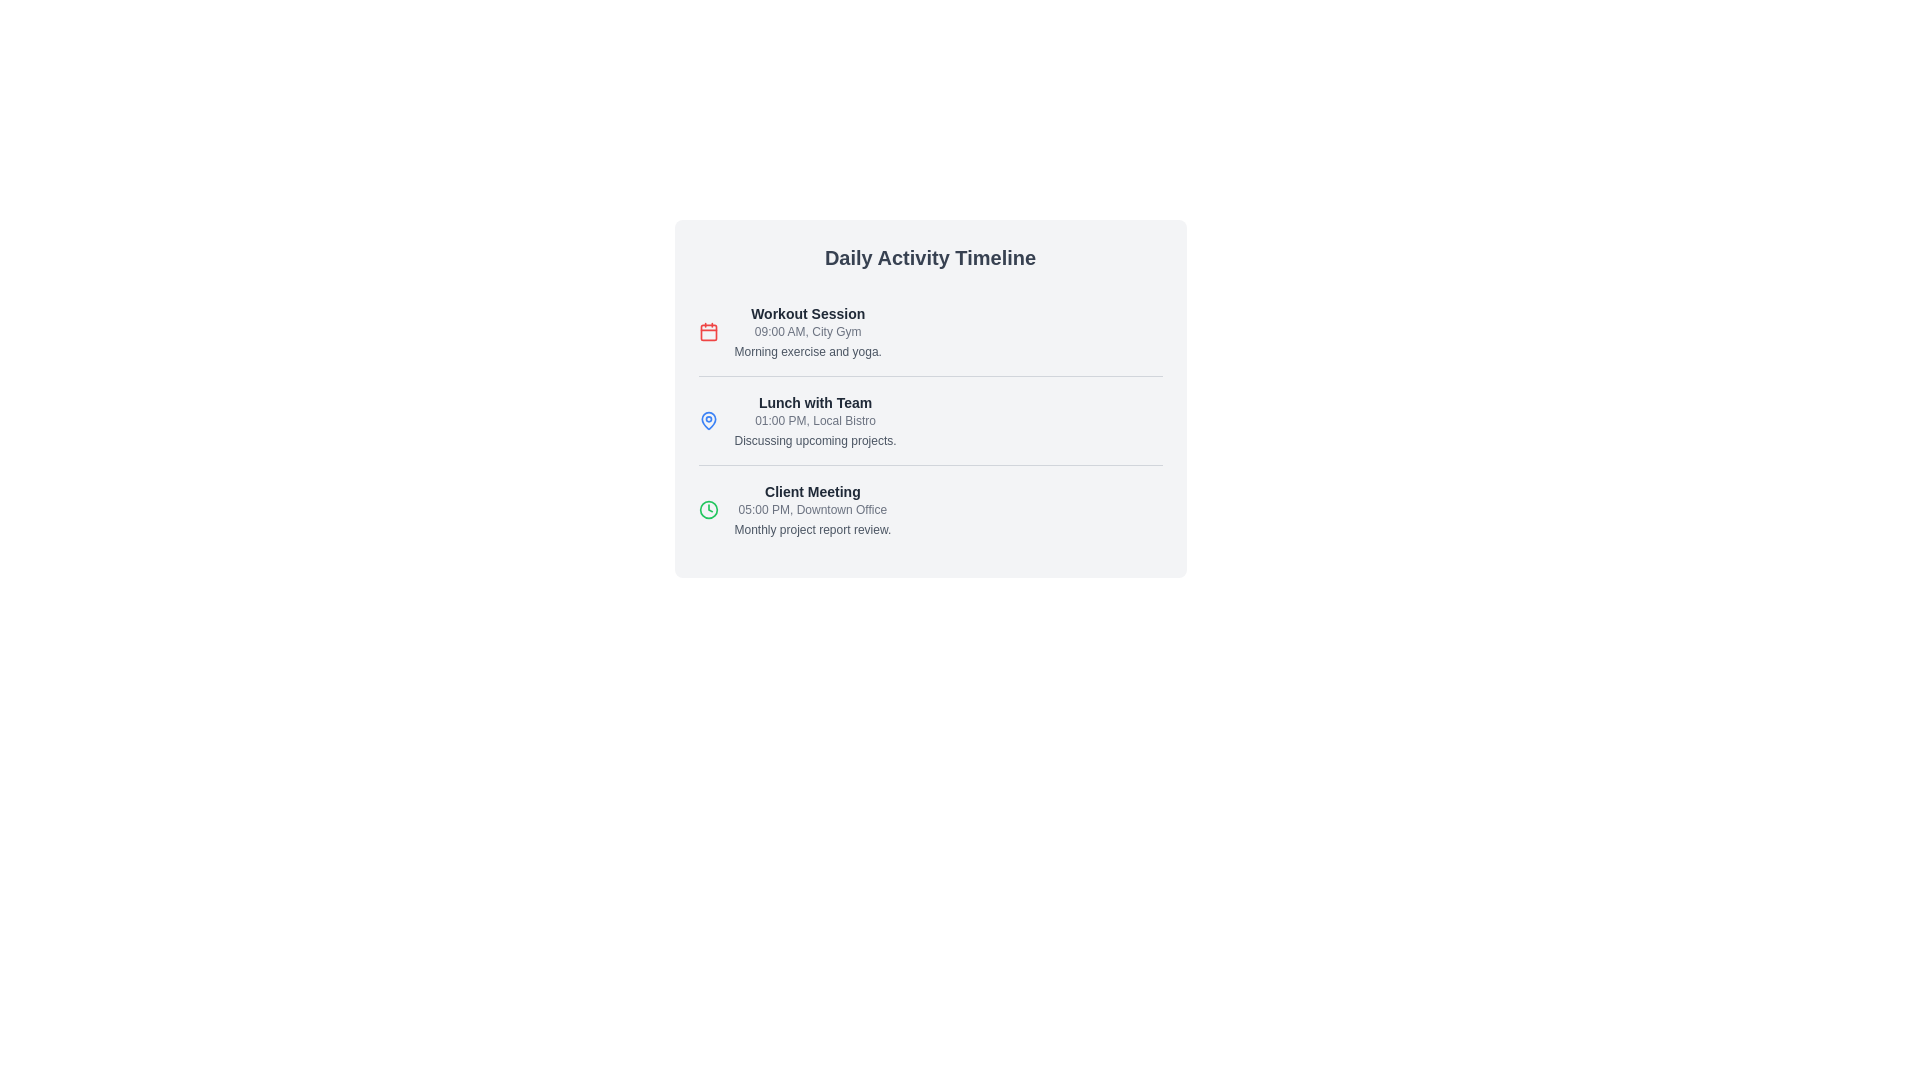 Image resolution: width=1920 pixels, height=1080 pixels. I want to click on the first list item representing a scheduled activity, so click(929, 330).